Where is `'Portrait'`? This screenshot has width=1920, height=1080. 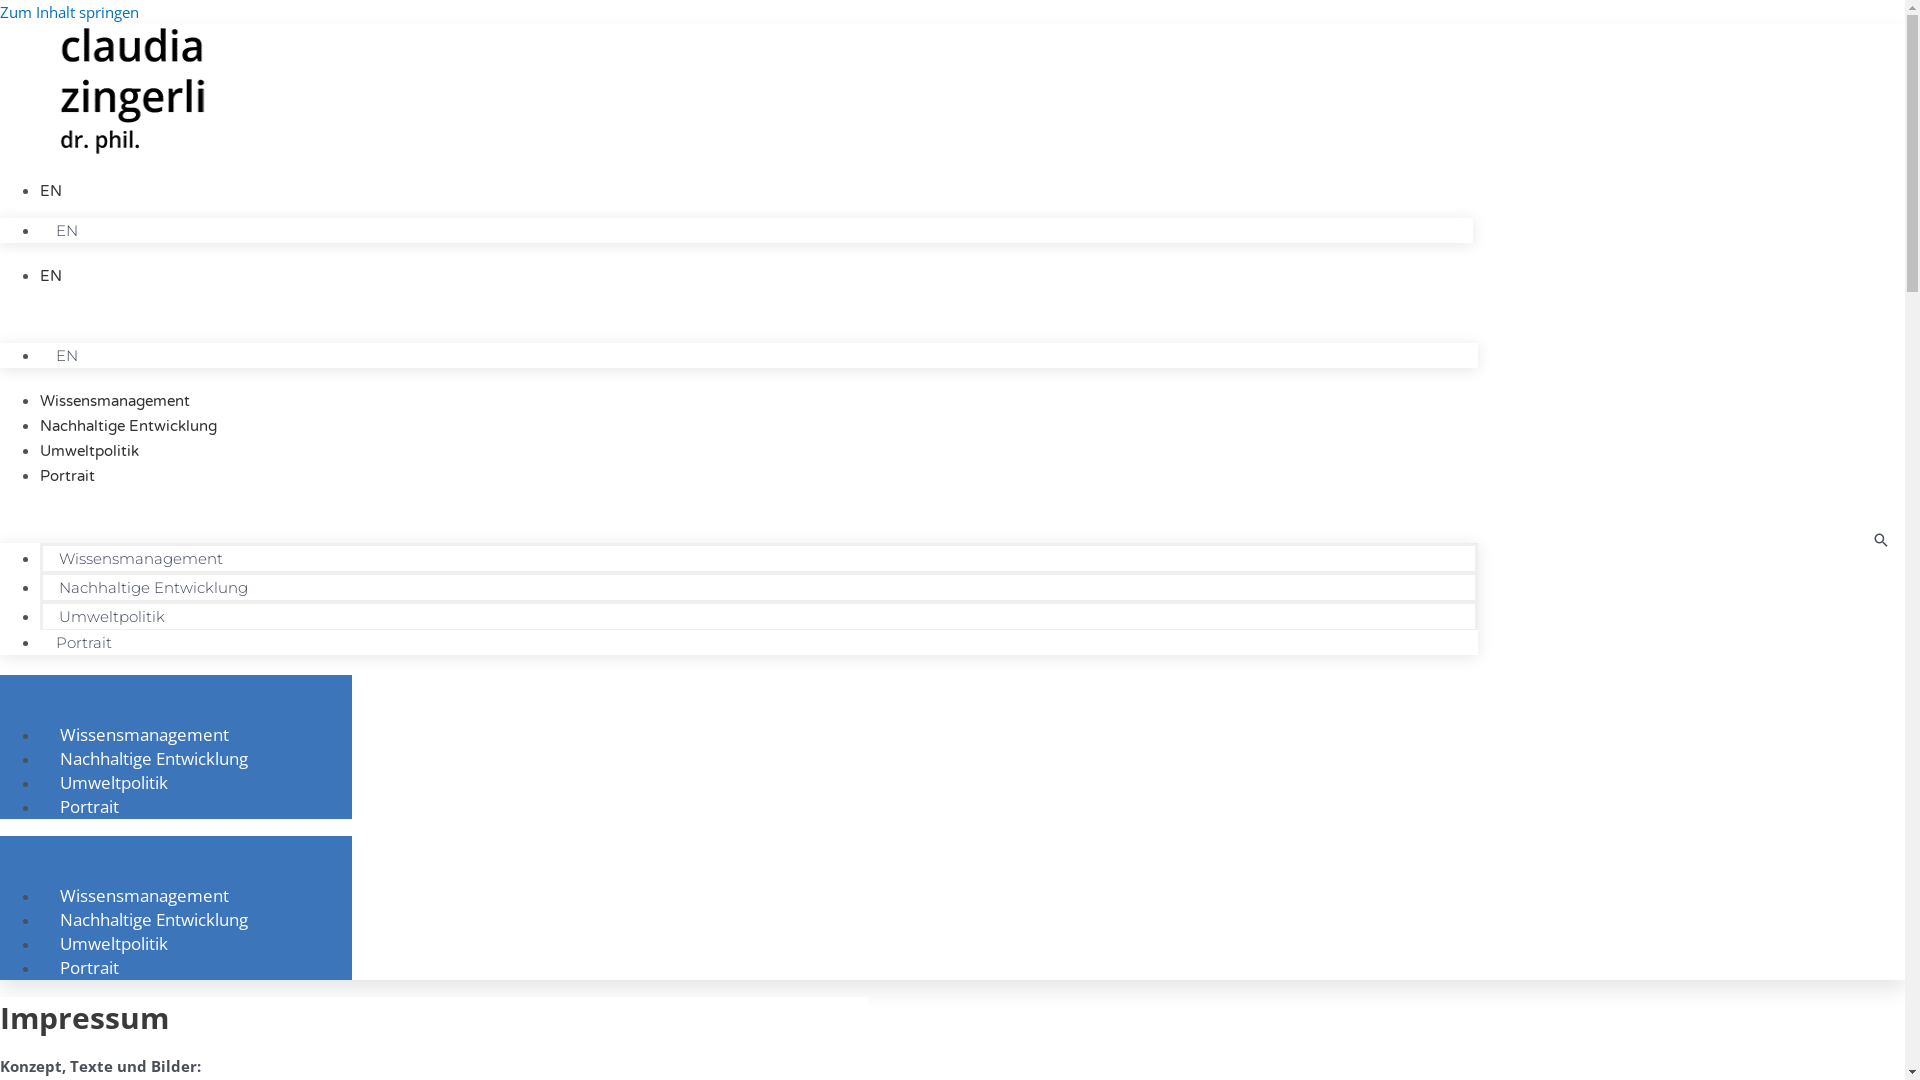 'Portrait' is located at coordinates (88, 966).